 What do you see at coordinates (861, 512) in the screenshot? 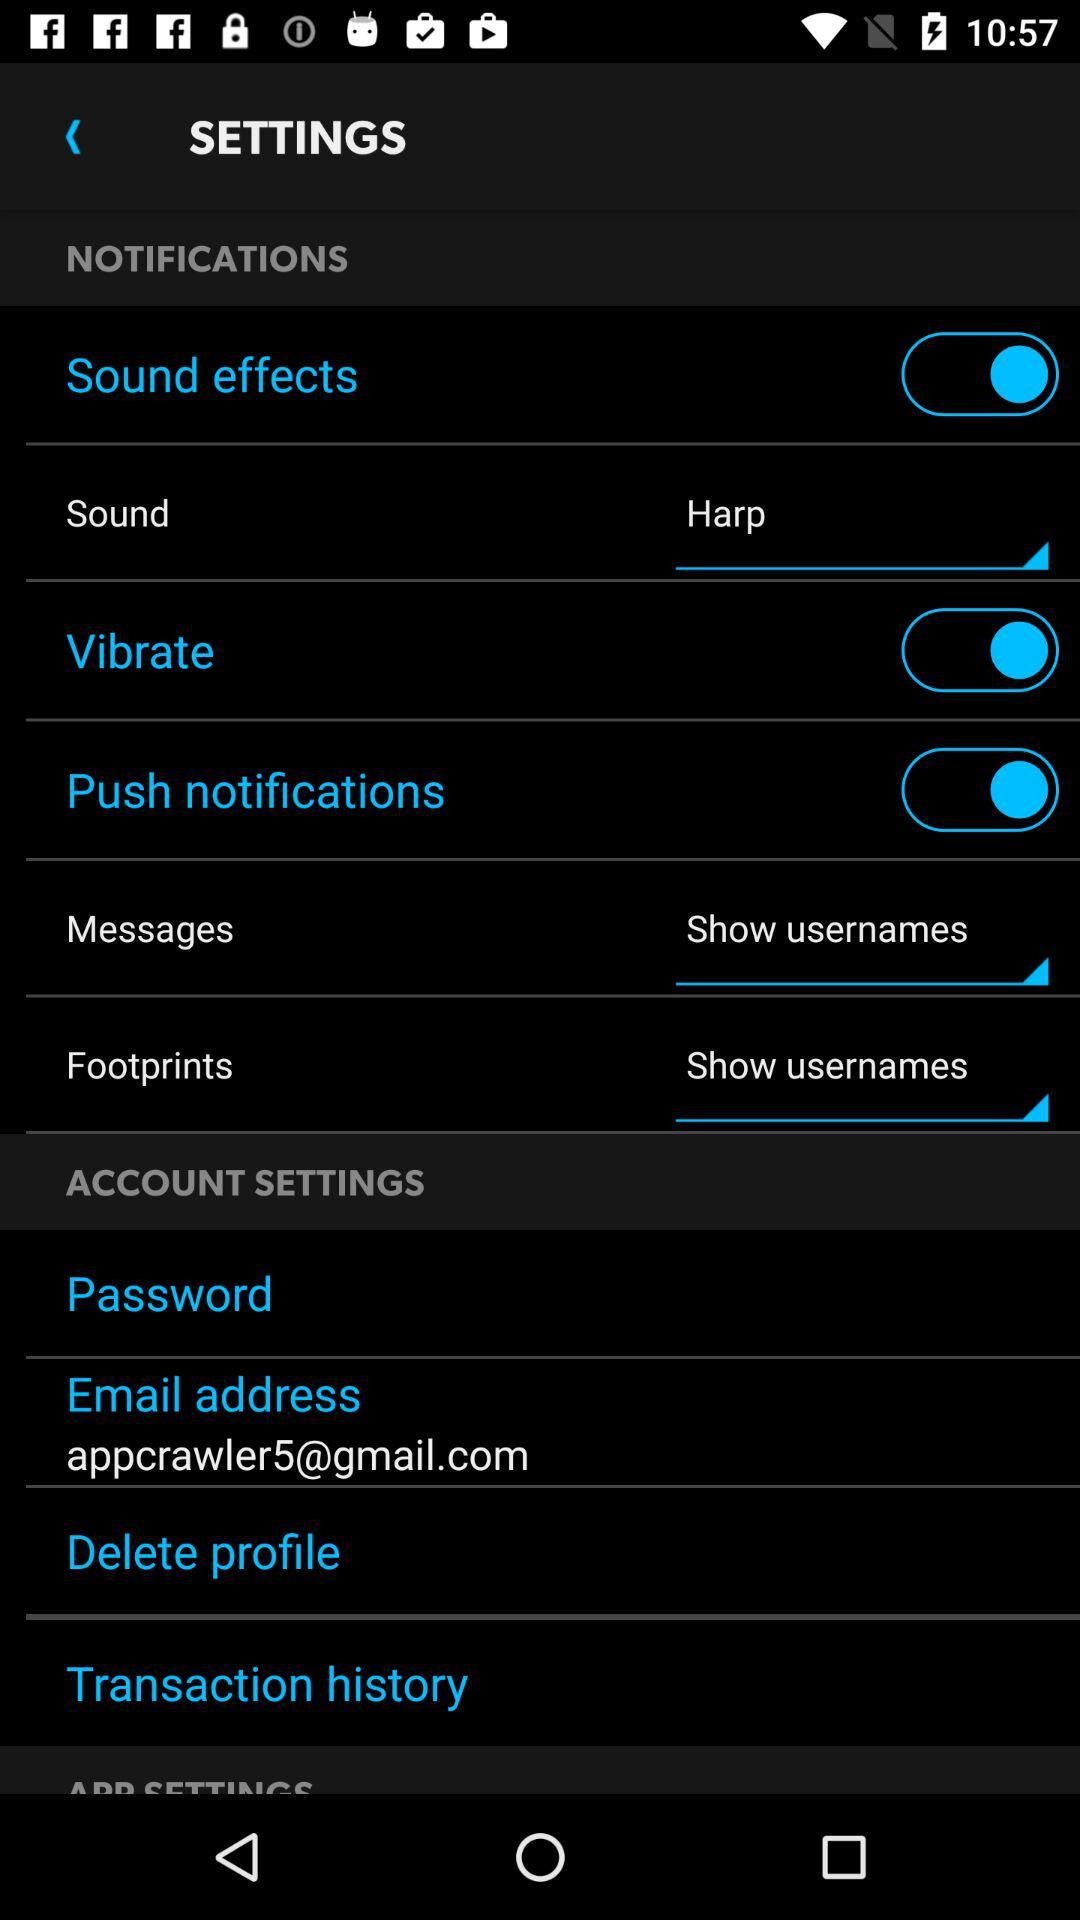
I see `icon to the right of sound icon` at bounding box center [861, 512].